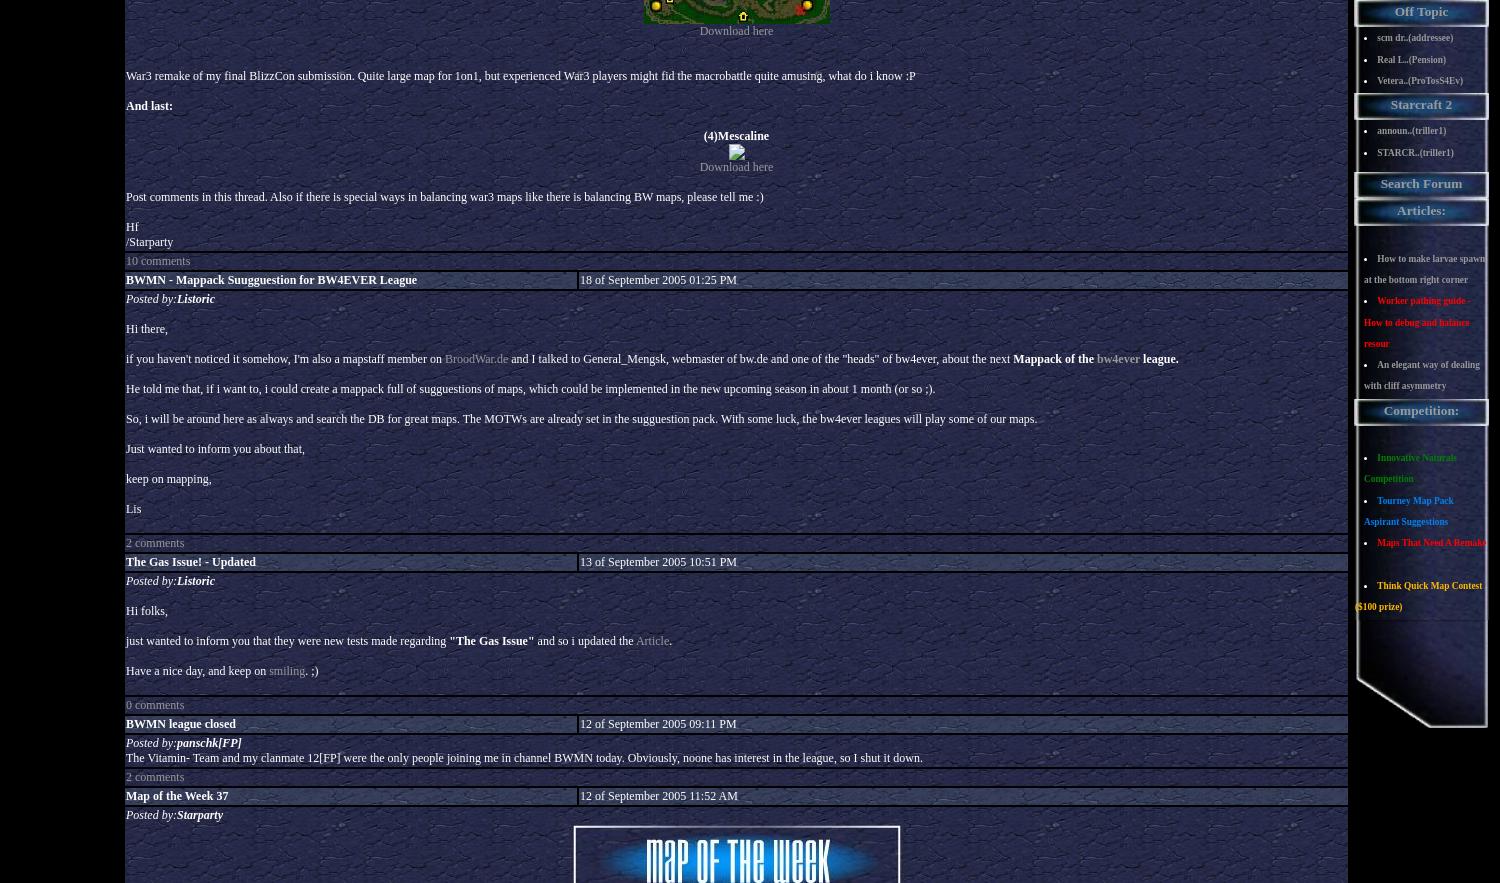  What do you see at coordinates (168, 479) in the screenshot?
I see `'keep on mapping,'` at bounding box center [168, 479].